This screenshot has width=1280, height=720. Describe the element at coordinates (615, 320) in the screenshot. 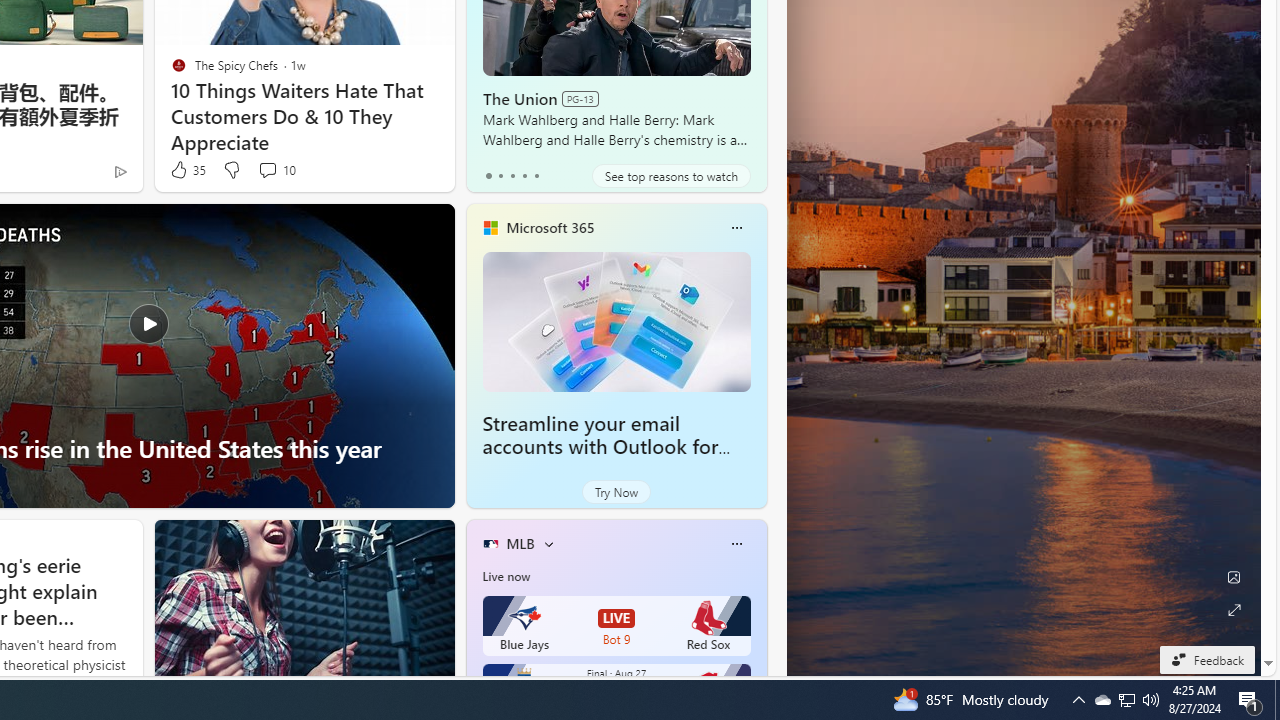

I see `'Streamline your email accounts with Outlook for Windows'` at that location.